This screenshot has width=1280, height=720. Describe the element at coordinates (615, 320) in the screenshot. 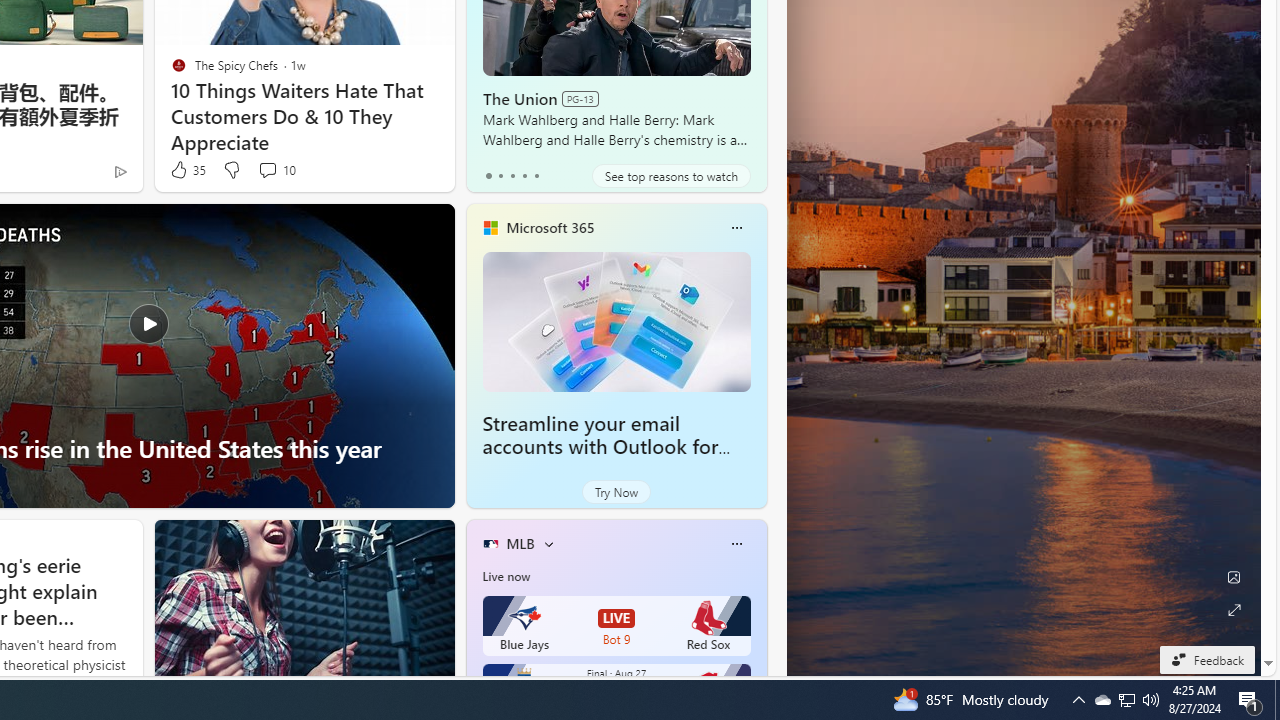

I see `'Streamline your email accounts with Outlook for Windows'` at that location.